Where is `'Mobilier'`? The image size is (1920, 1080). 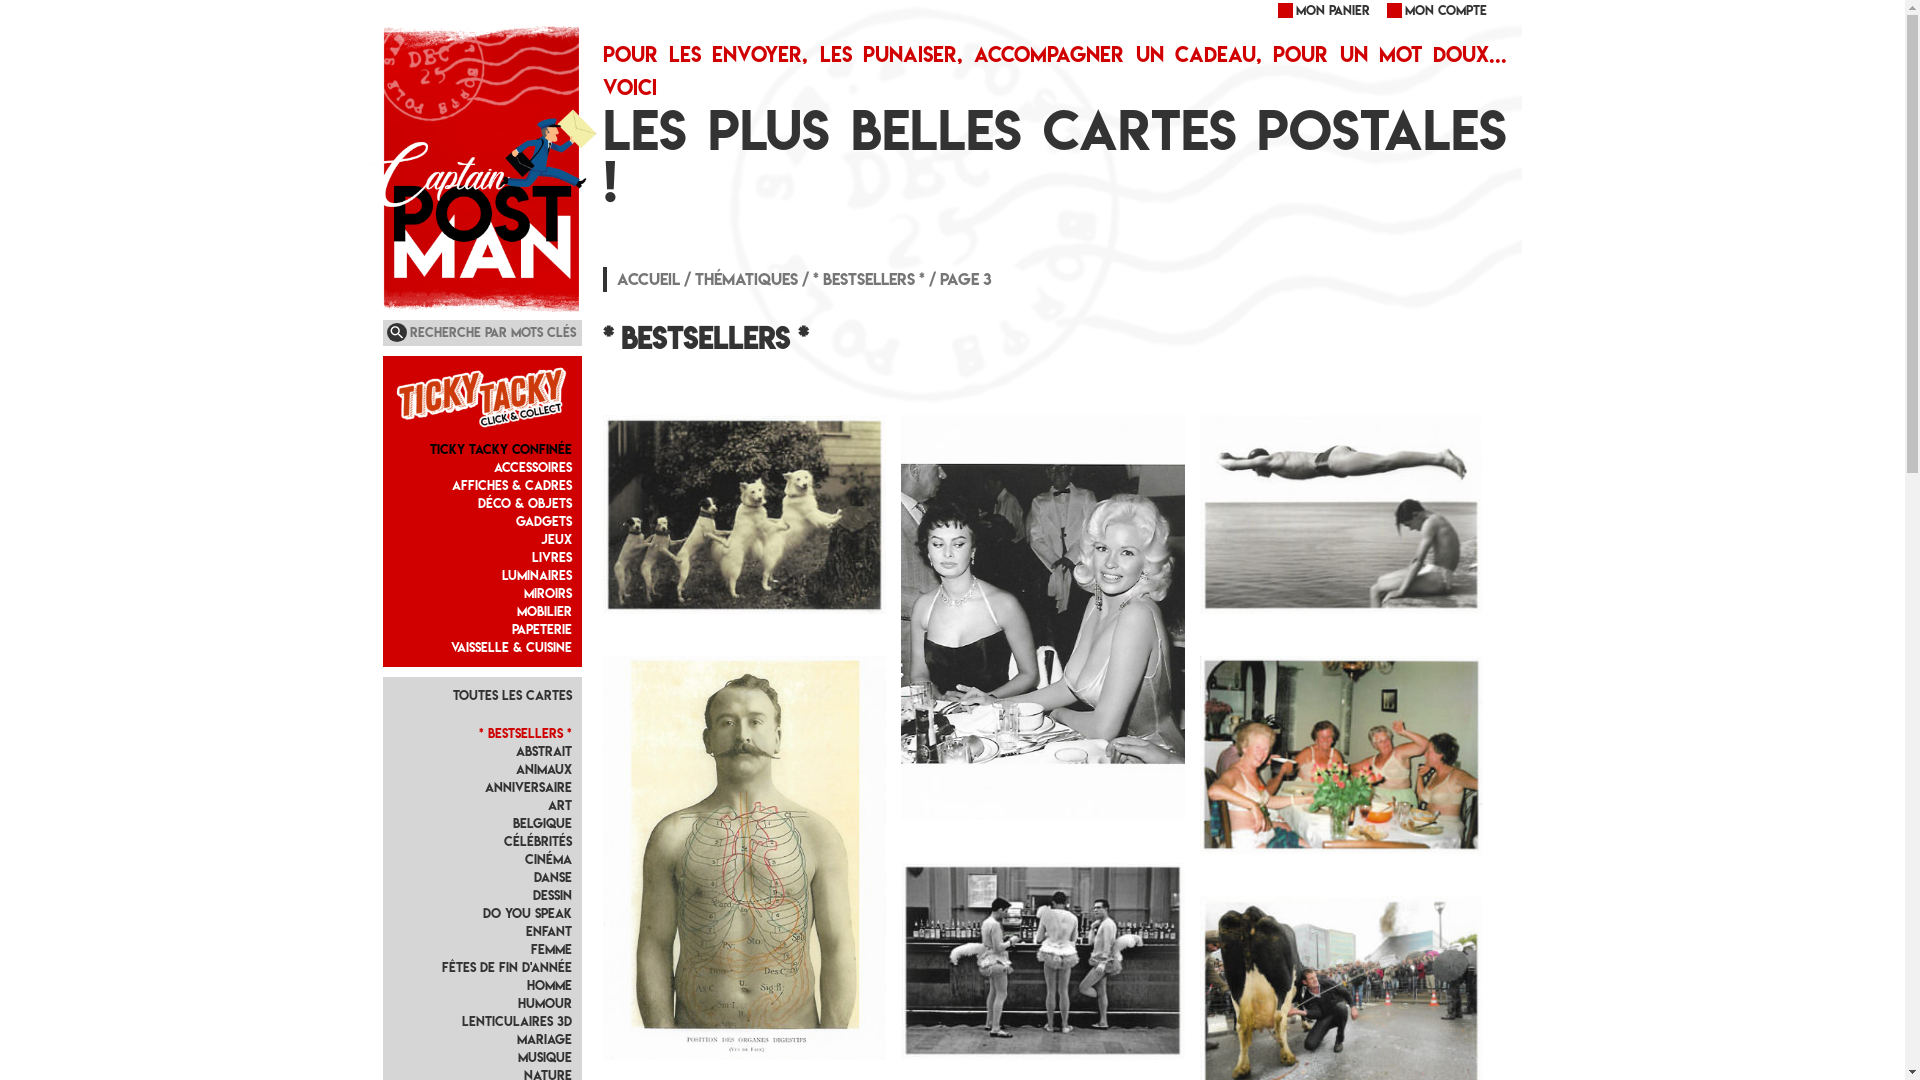 'Mobilier' is located at coordinates (544, 610).